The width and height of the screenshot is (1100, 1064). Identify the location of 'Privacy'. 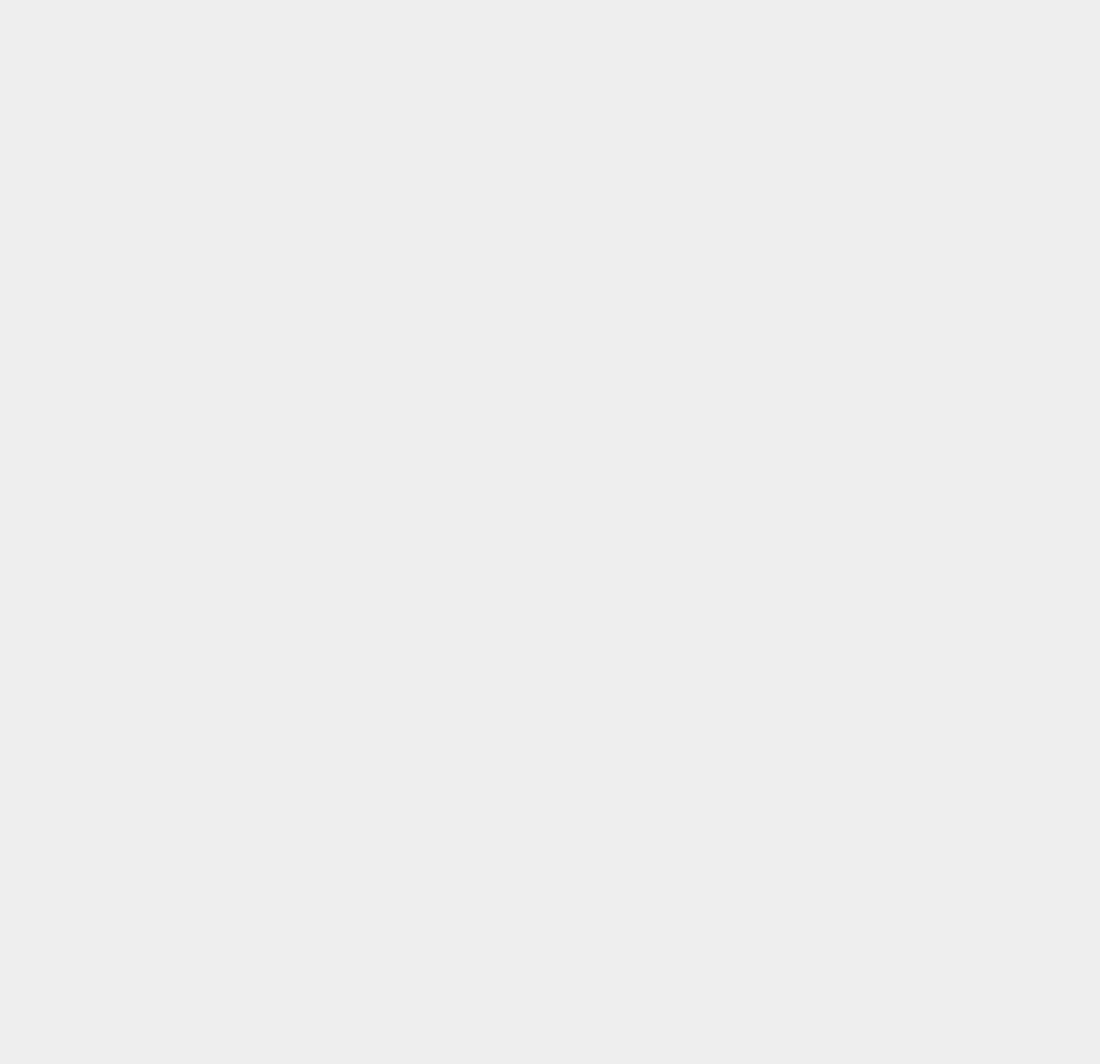
(801, 245).